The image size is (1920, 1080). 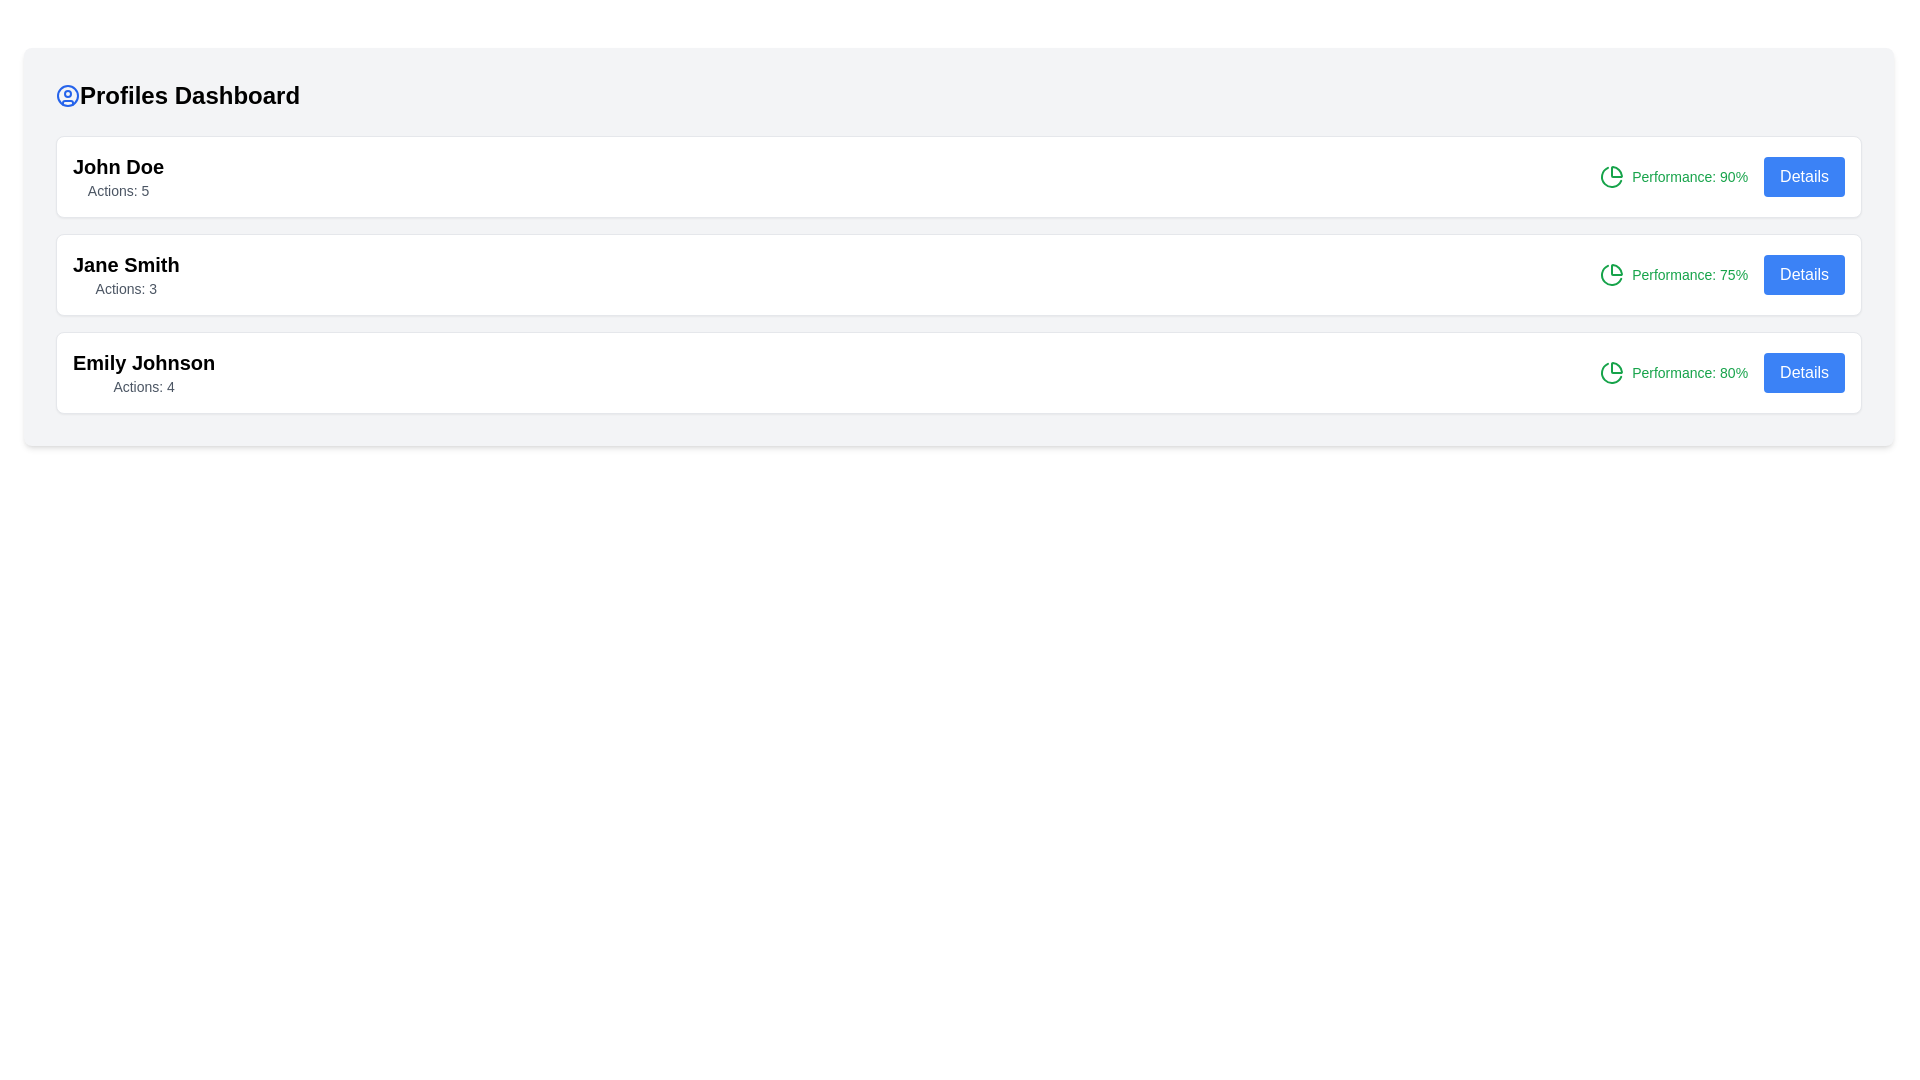 What do you see at coordinates (117, 191) in the screenshot?
I see `the text label displaying 'Actions: 5', which is located directly below 'John Doe' in the top-left section of the dashboard` at bounding box center [117, 191].